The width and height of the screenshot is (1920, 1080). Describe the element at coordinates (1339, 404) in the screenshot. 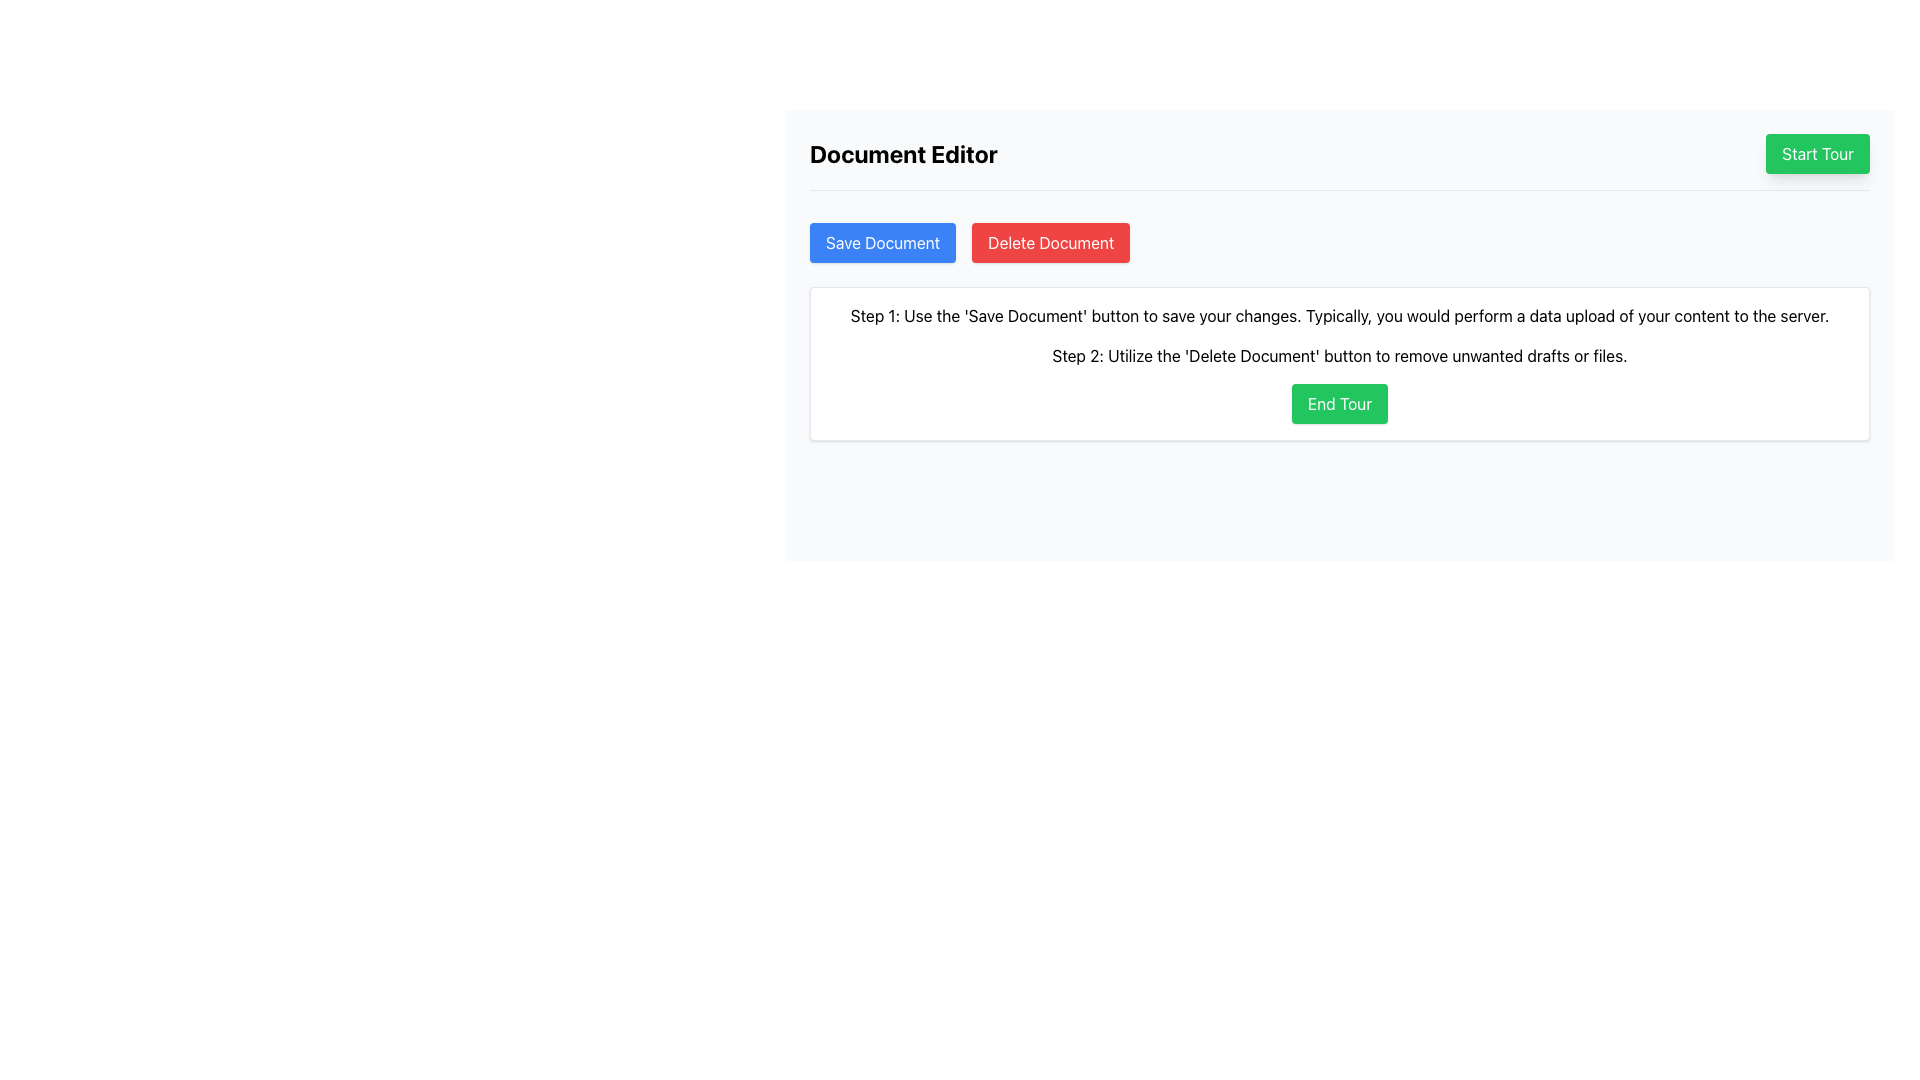

I see `the green 'End Tour' button with white text, located beneath the instructional text in the interface, to end the tour` at that location.